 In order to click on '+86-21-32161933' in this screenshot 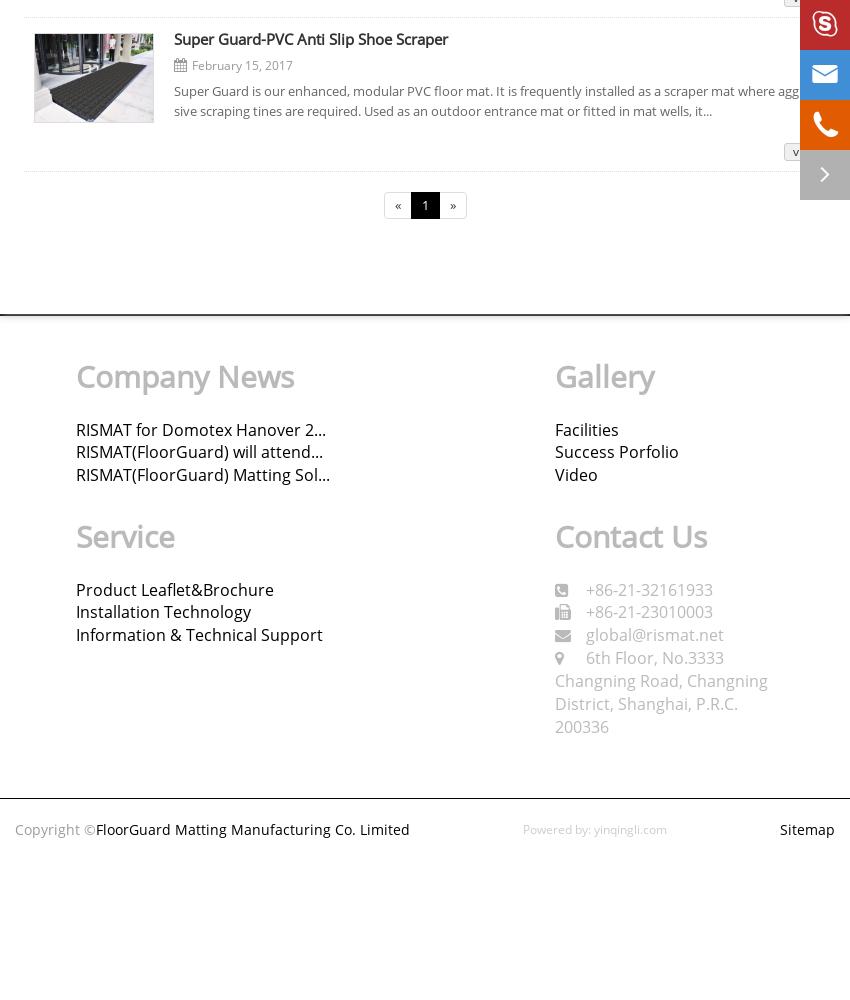, I will do `click(646, 588)`.